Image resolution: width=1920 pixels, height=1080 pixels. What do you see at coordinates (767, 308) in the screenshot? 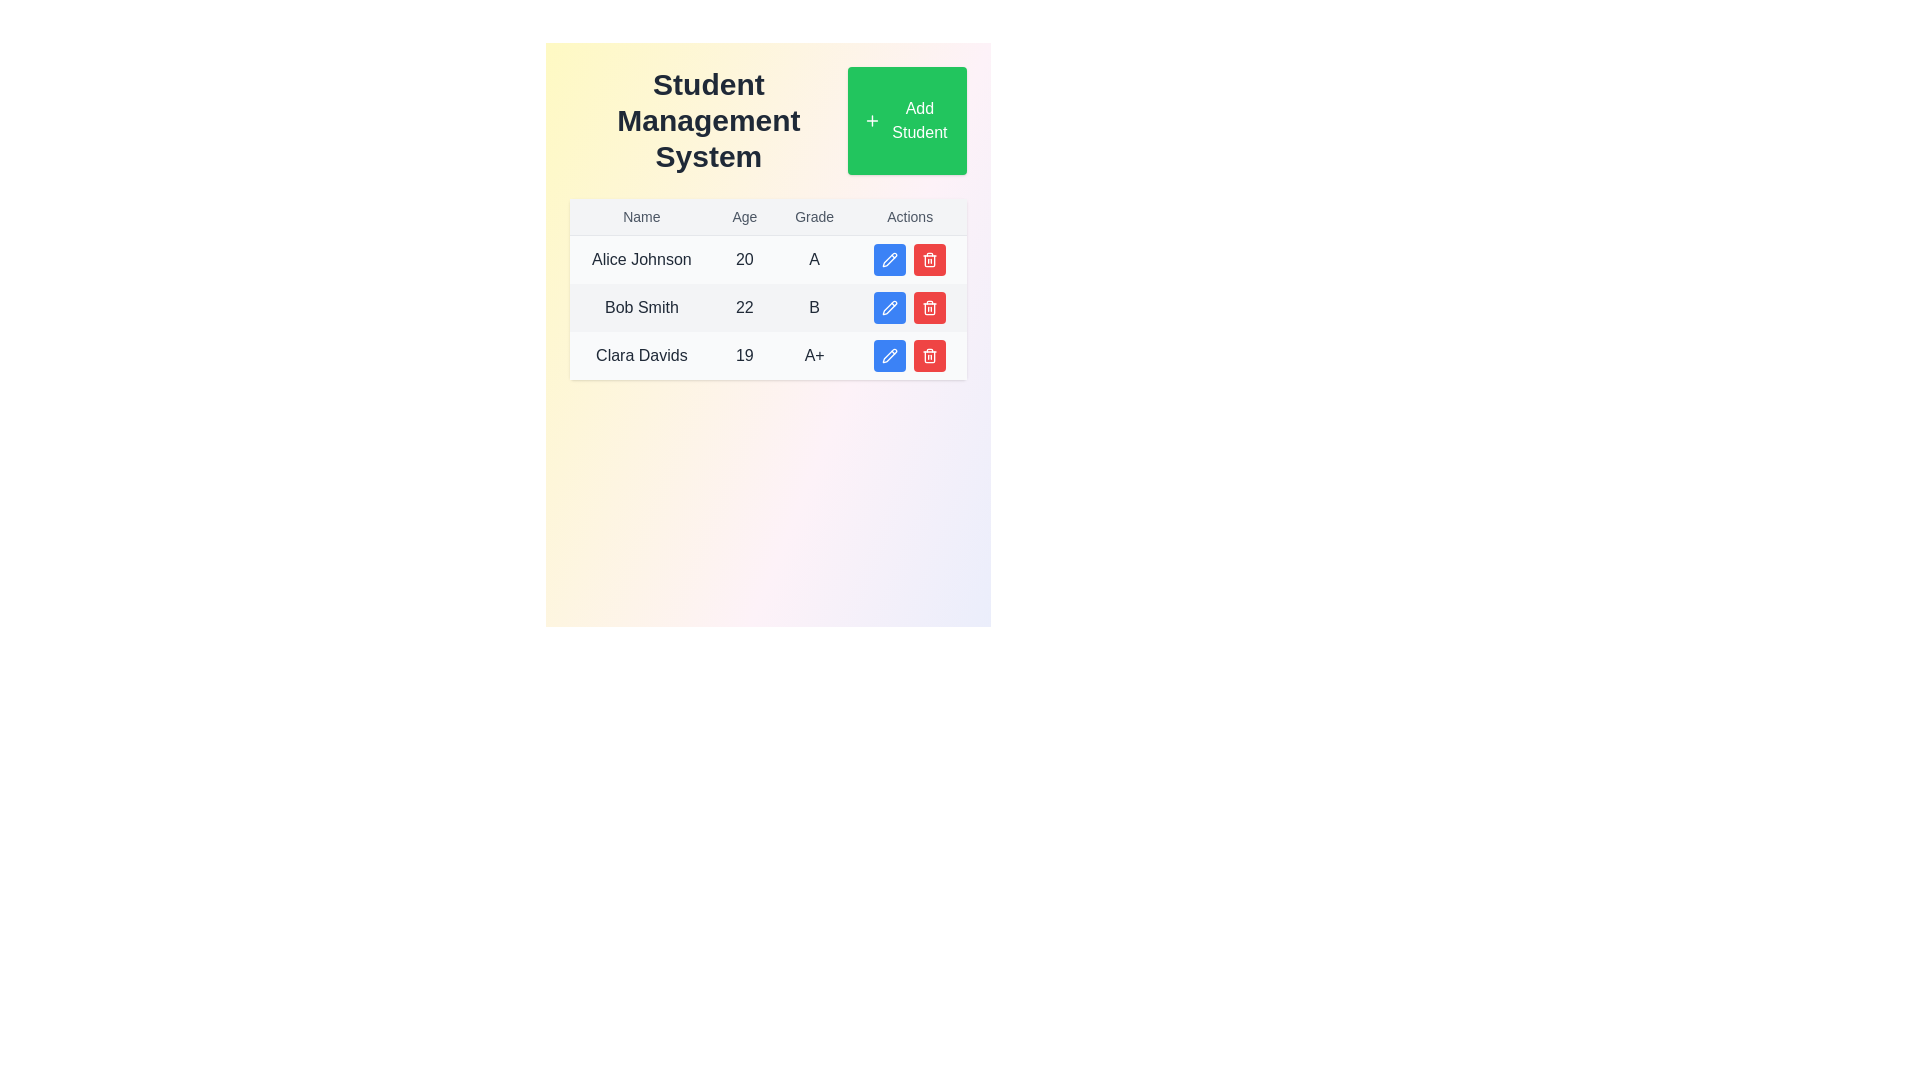
I see `the second row` at bounding box center [767, 308].